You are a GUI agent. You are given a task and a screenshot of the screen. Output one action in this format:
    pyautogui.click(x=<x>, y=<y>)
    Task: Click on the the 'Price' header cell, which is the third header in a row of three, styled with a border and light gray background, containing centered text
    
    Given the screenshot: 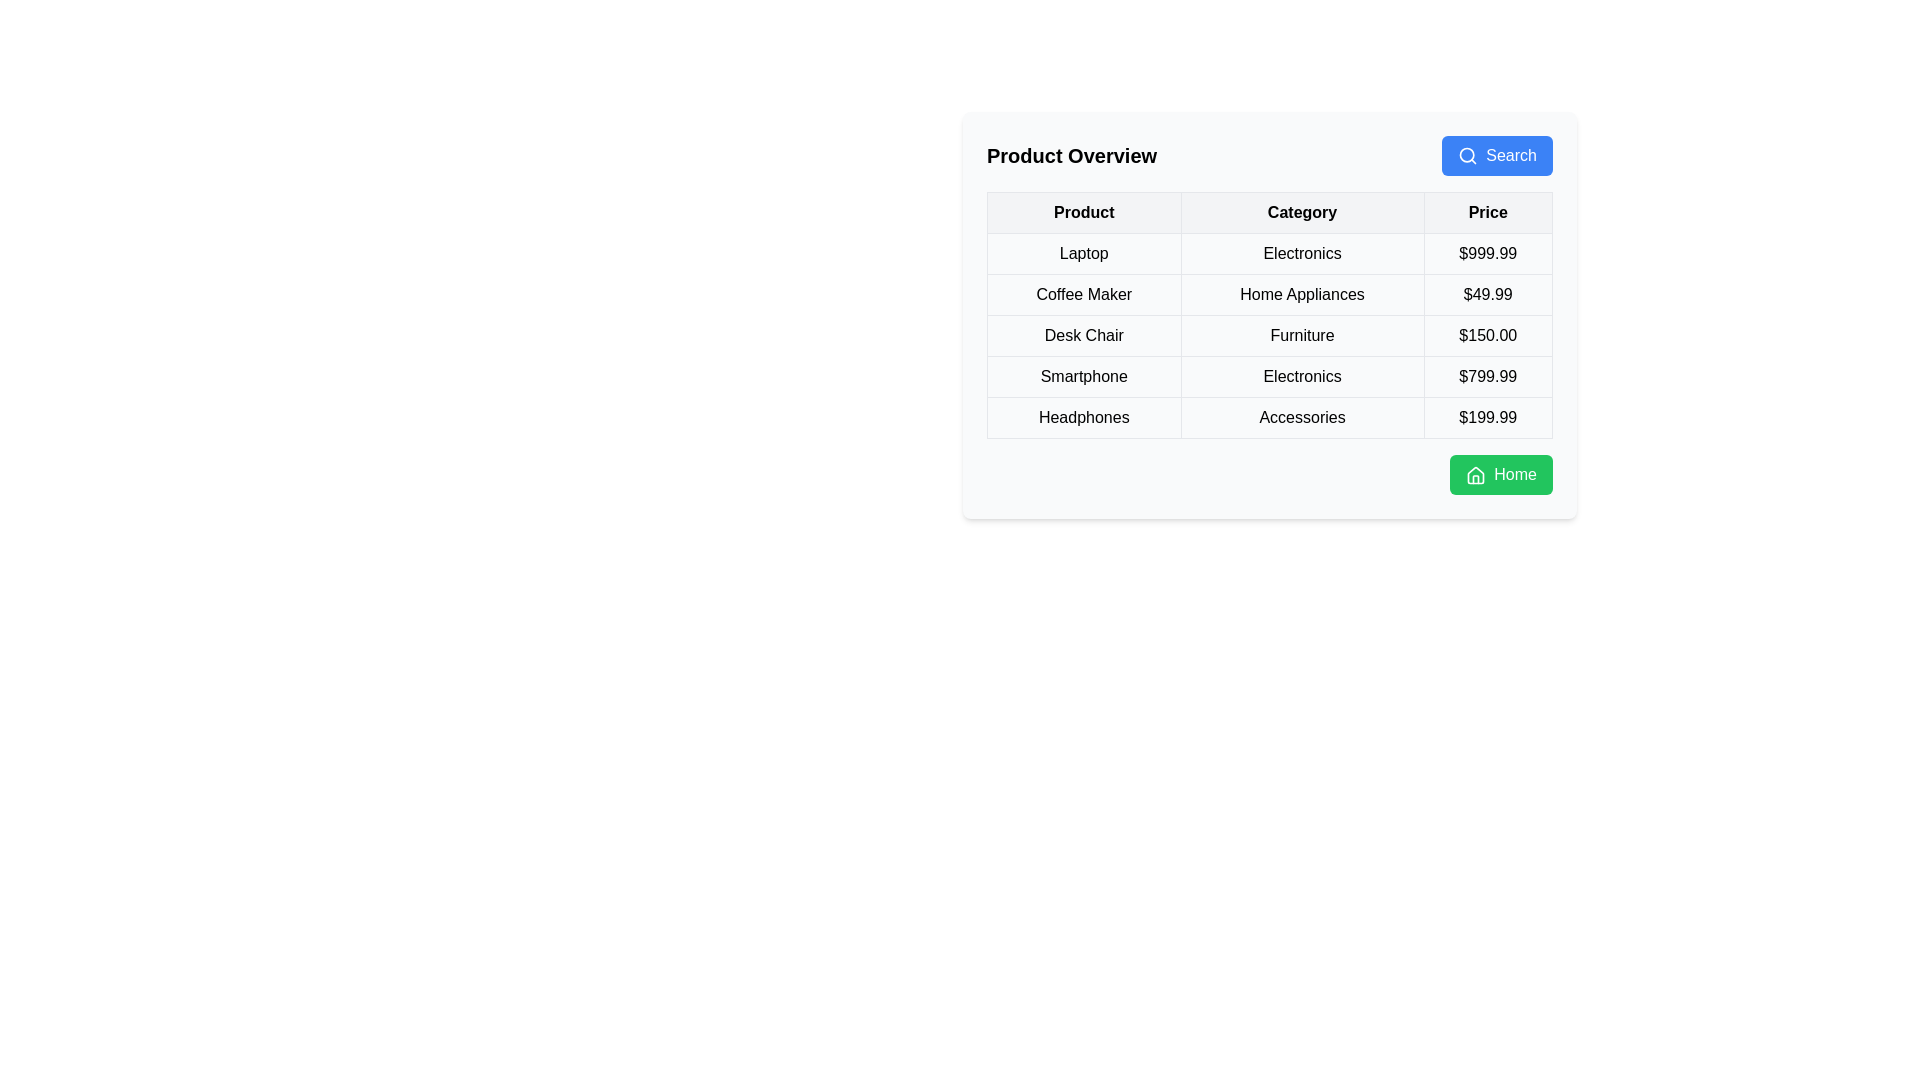 What is the action you would take?
    pyautogui.click(x=1488, y=212)
    